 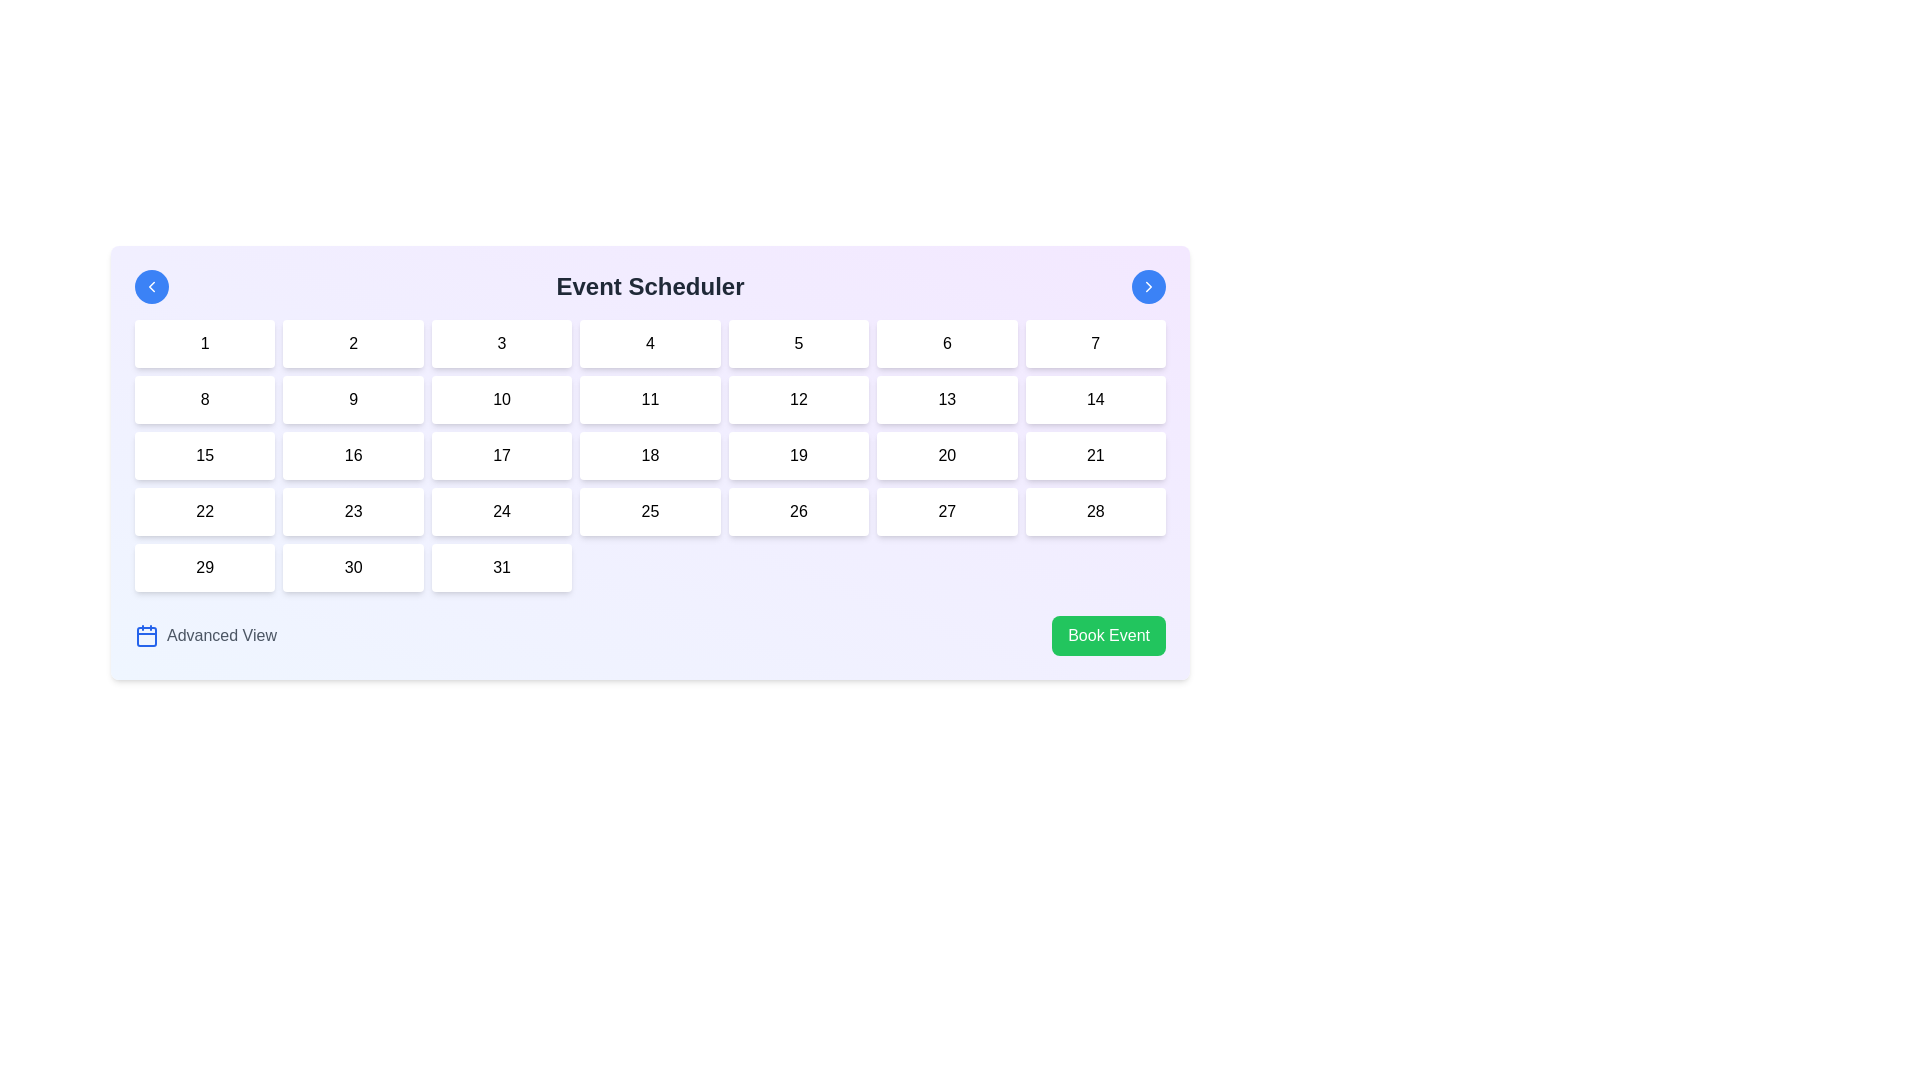 I want to click on the square button labeled '22' in the calendar grid, so click(x=205, y=511).